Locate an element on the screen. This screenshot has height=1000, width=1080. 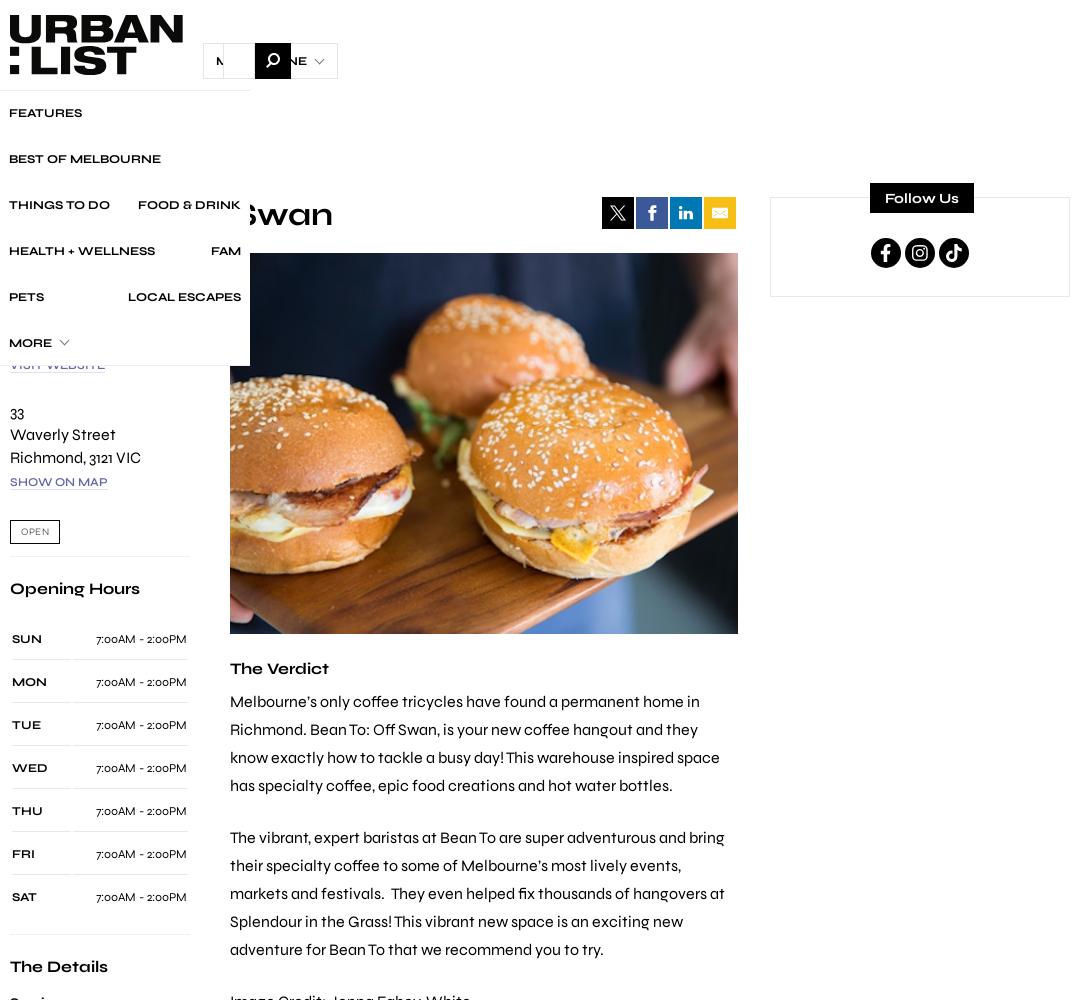
'Follow Us' is located at coordinates (883, 197).